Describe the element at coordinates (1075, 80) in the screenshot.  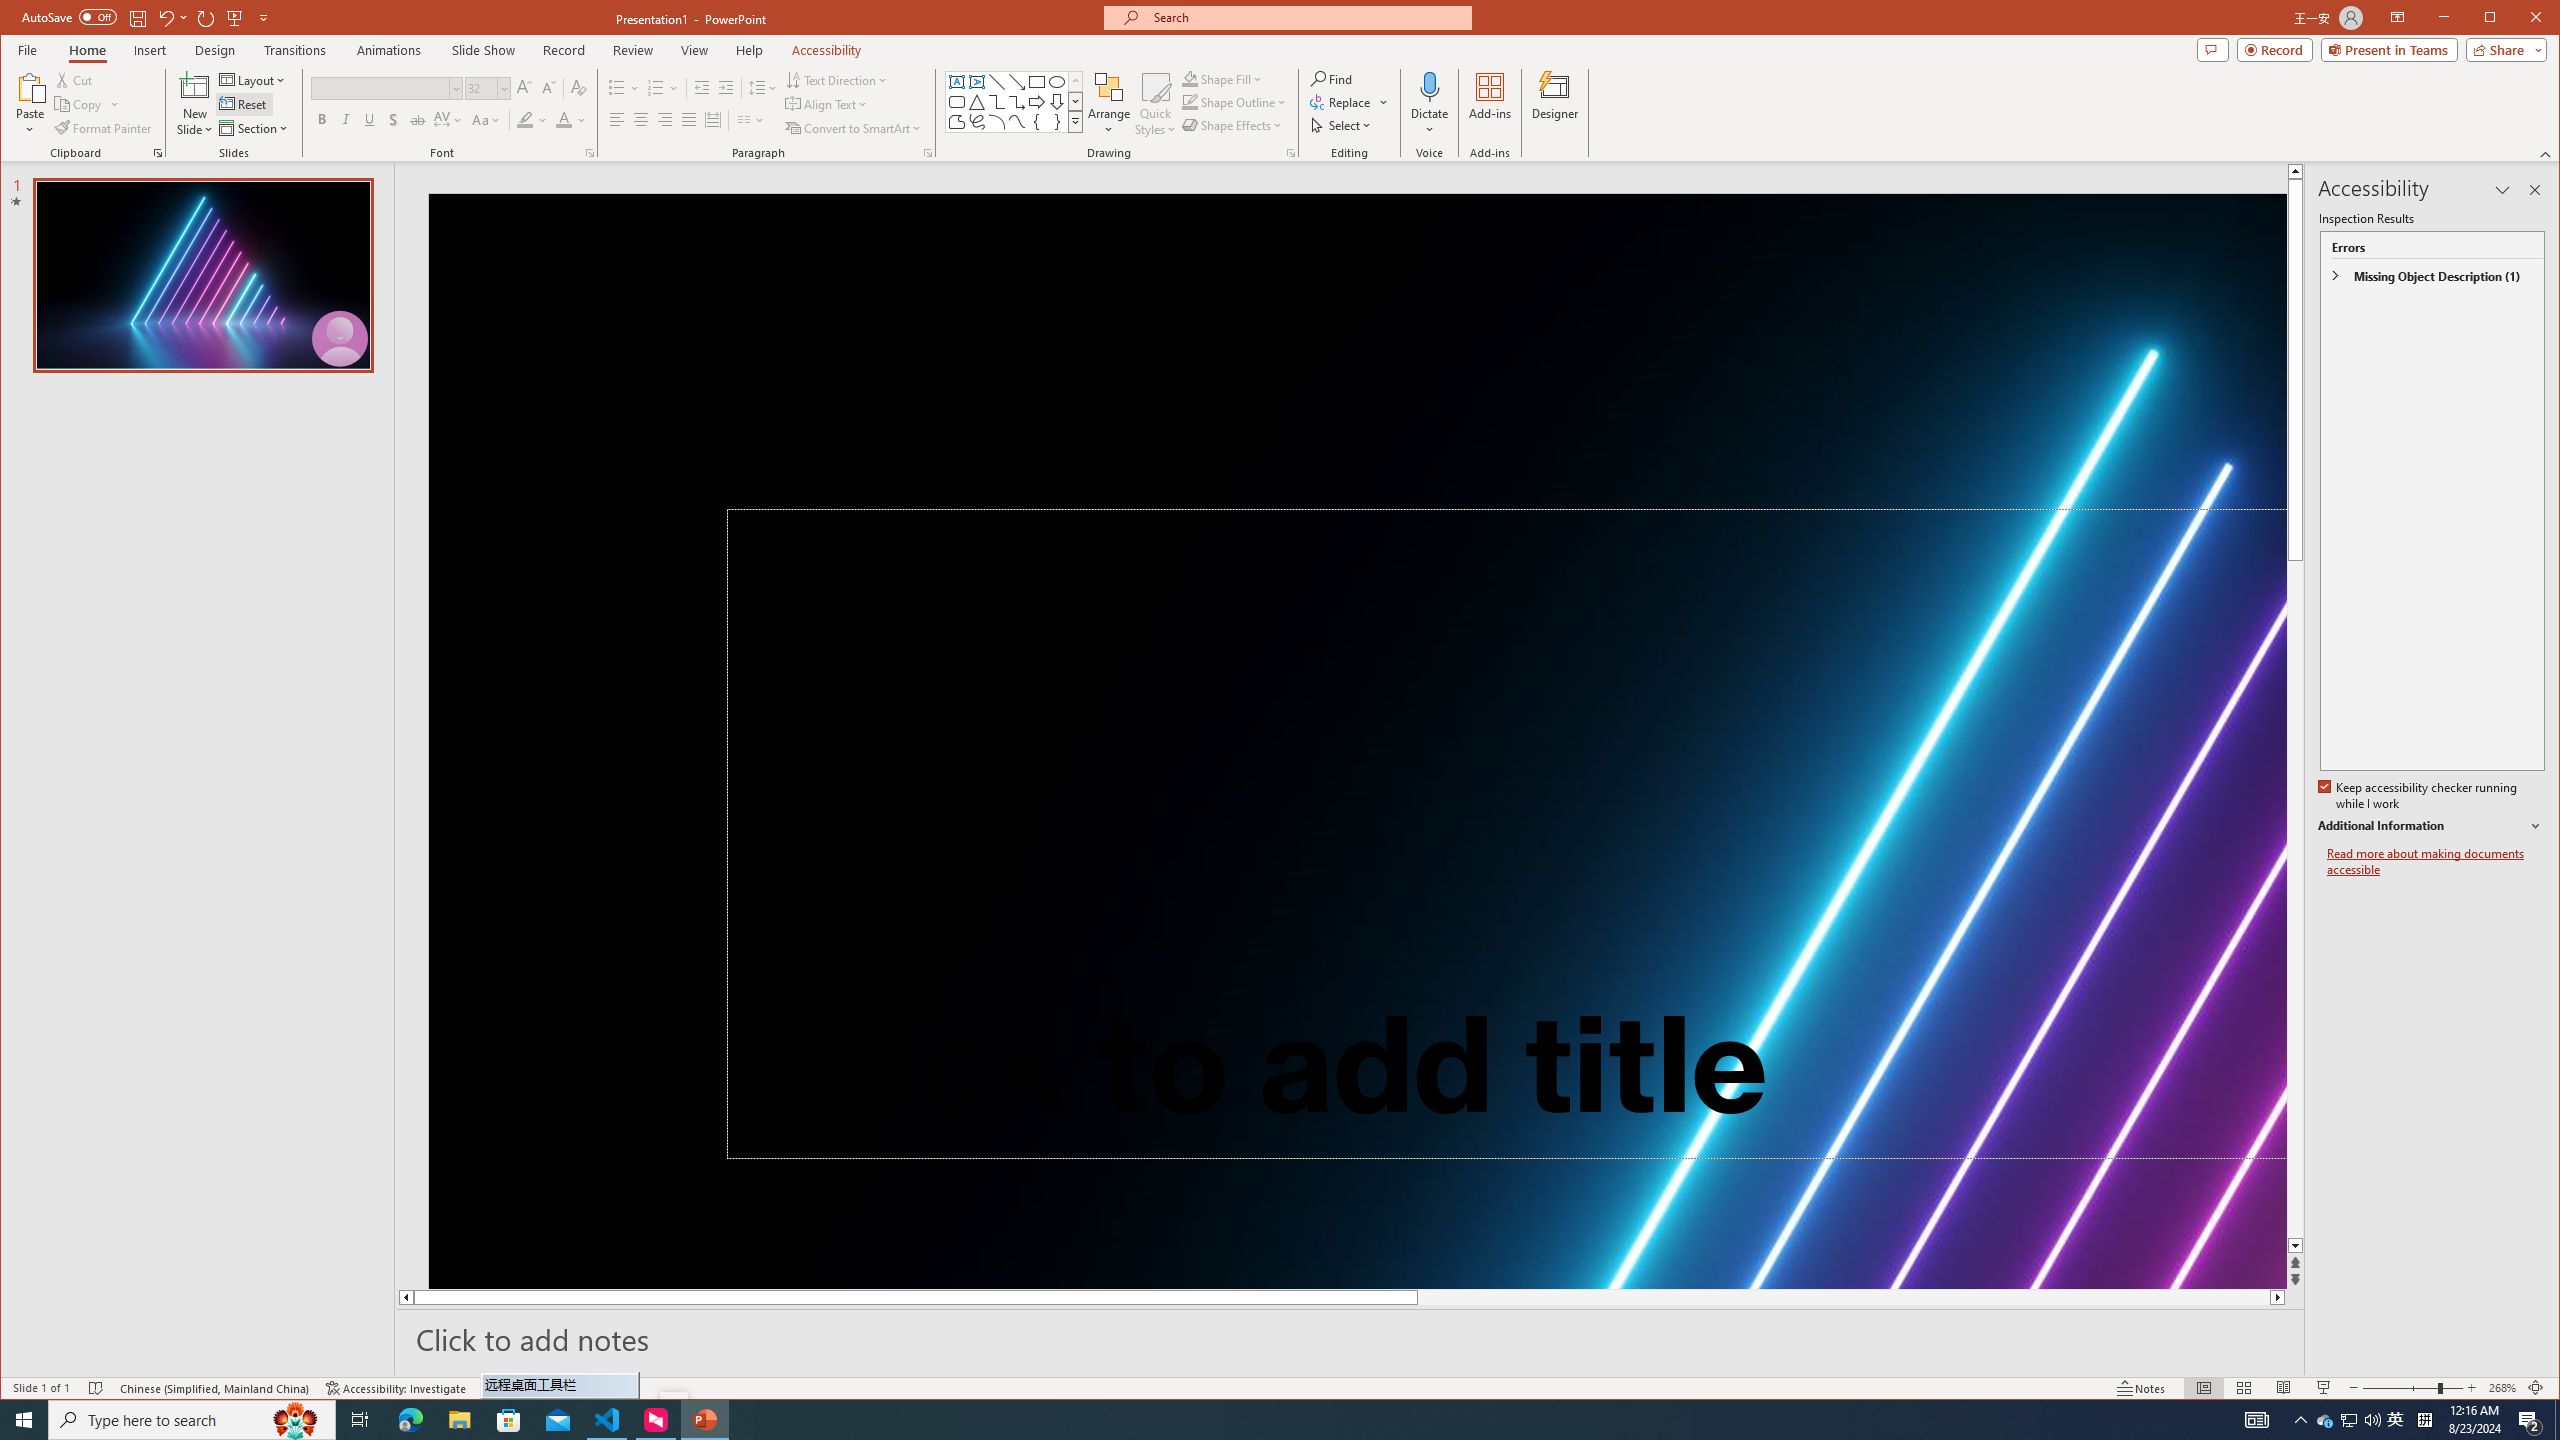
I see `'Row up'` at that location.